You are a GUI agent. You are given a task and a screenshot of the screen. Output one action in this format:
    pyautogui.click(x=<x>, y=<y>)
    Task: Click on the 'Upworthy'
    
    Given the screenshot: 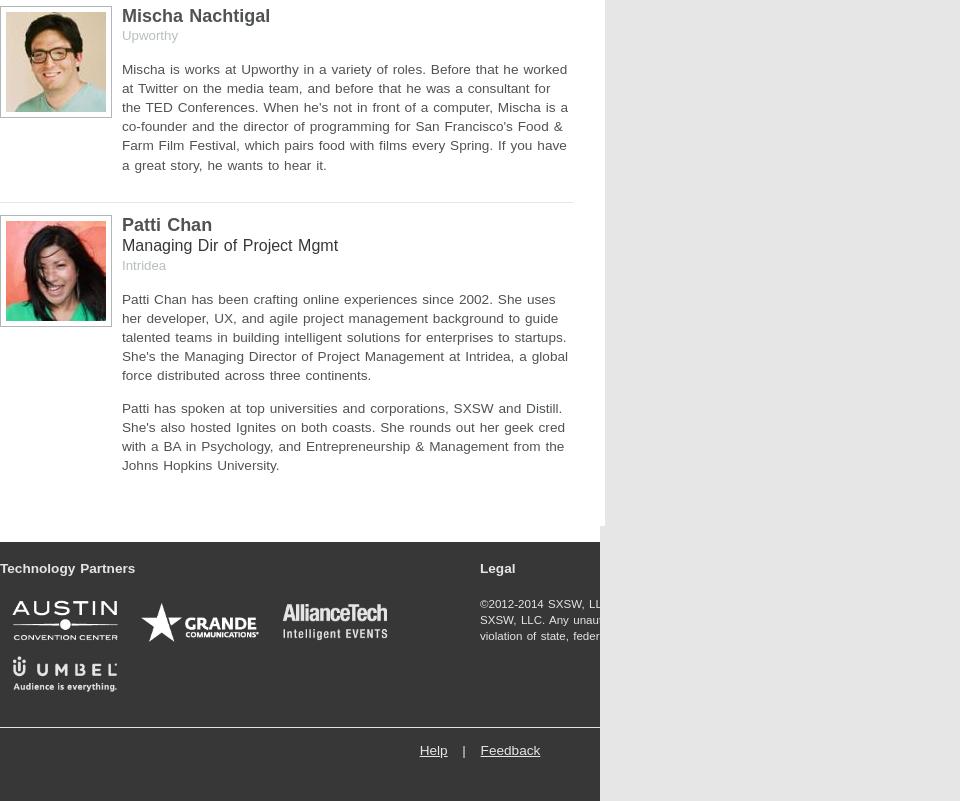 What is the action you would take?
    pyautogui.click(x=121, y=35)
    